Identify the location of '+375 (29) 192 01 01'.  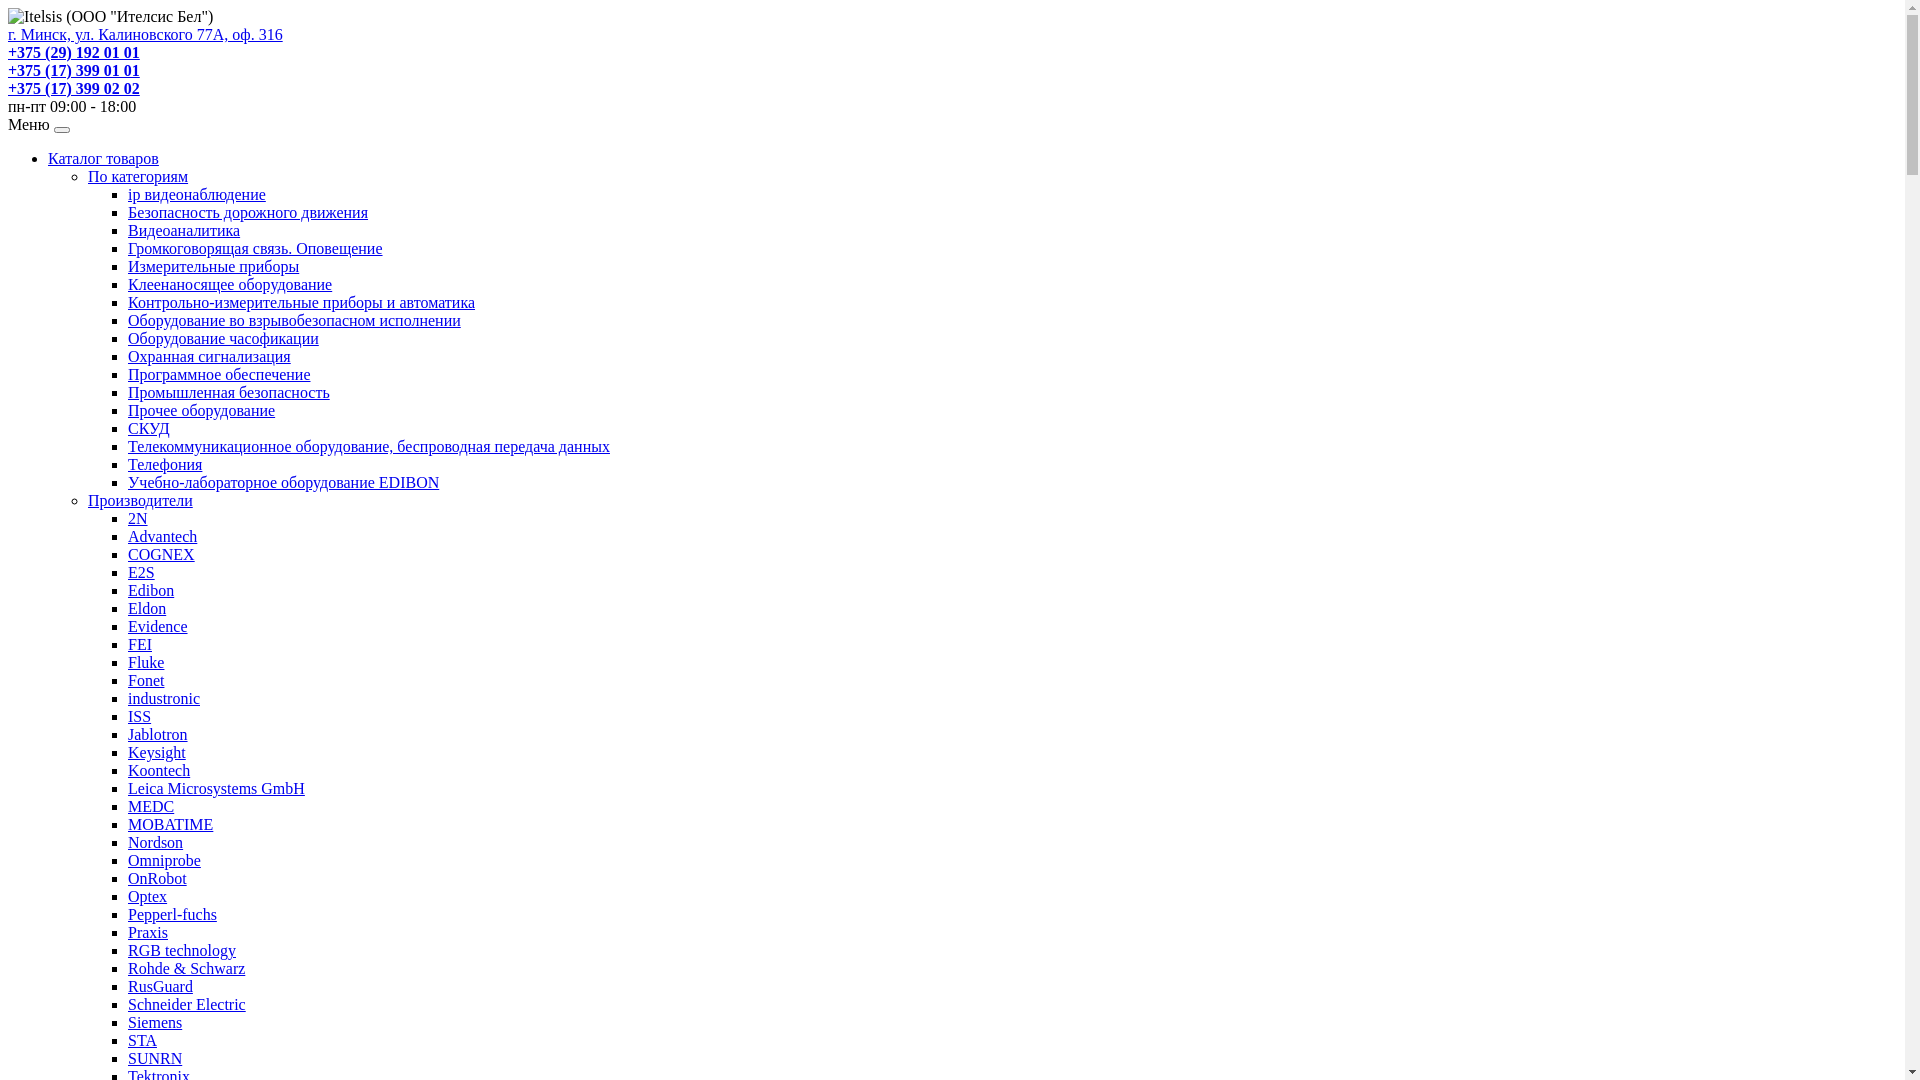
(8, 51).